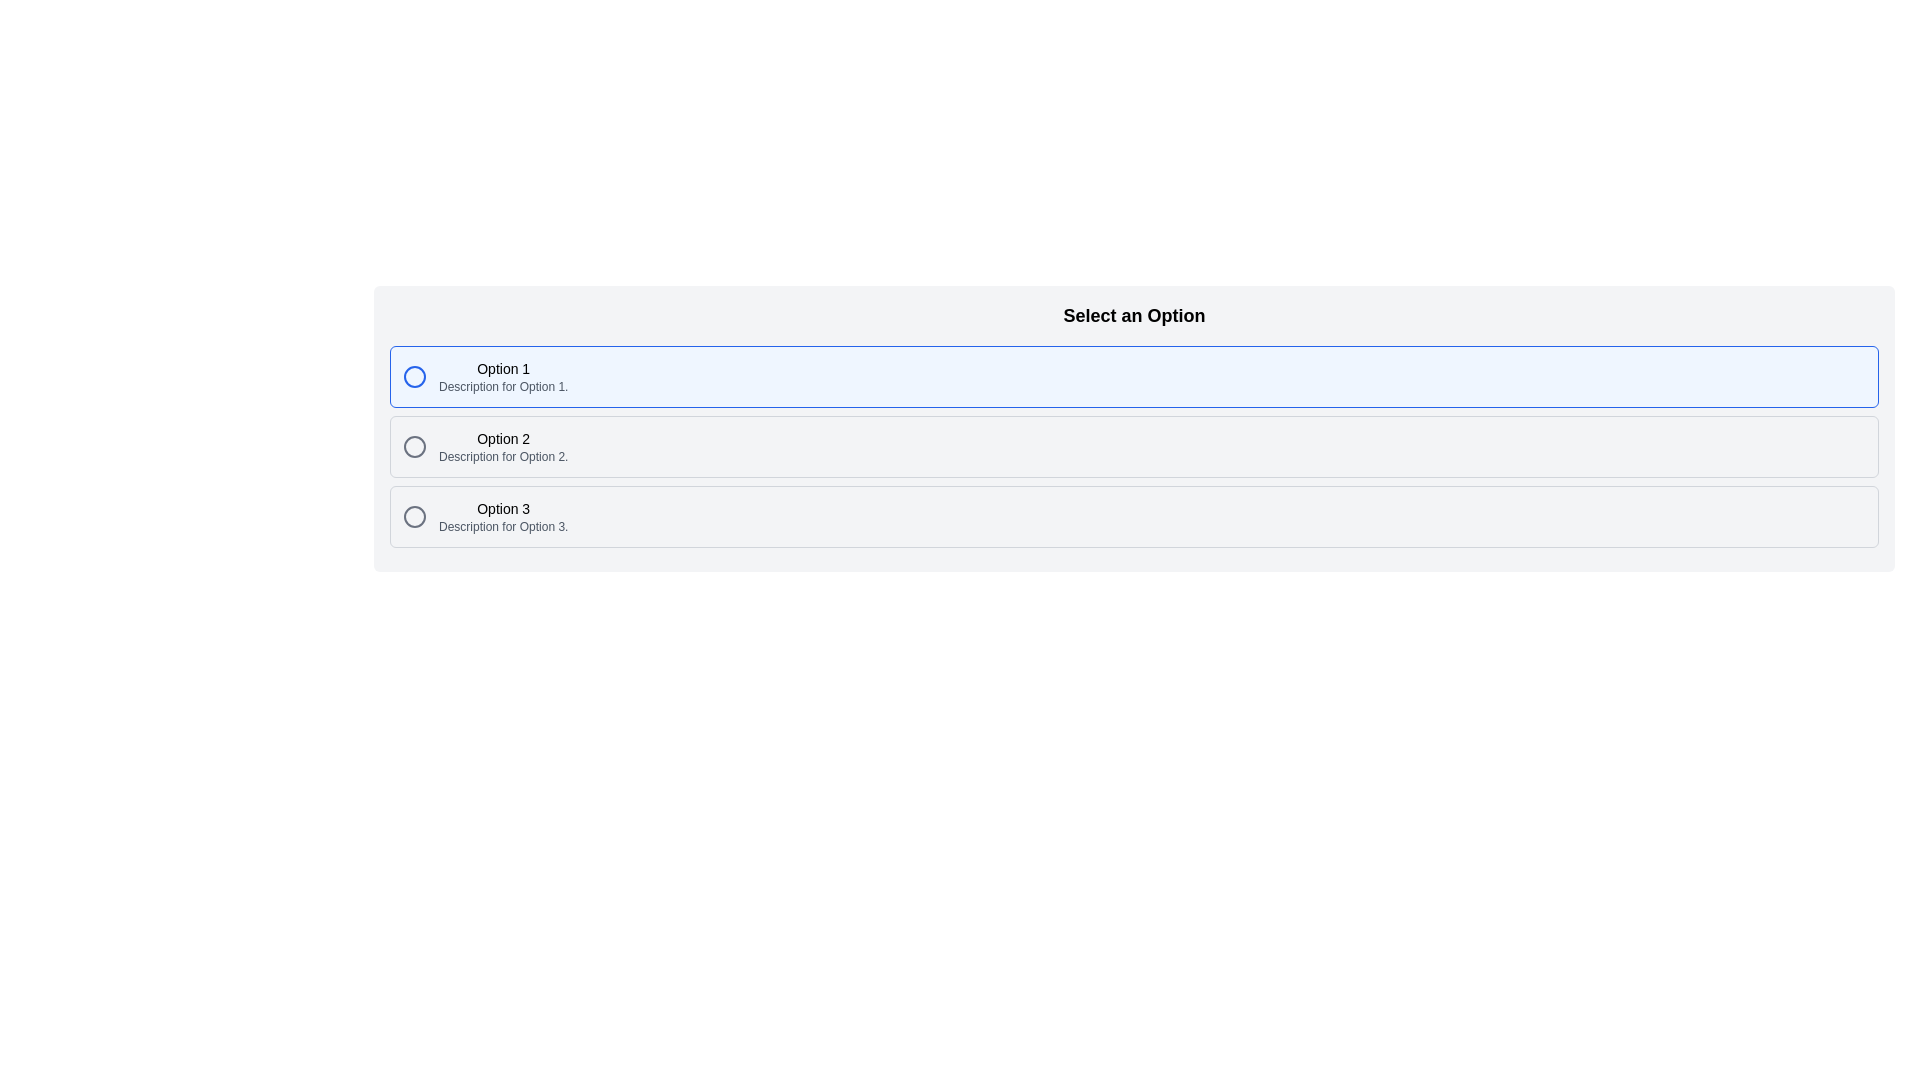 The image size is (1920, 1080). Describe the element at coordinates (413, 446) in the screenshot. I see `the radio button icon located to the left of the text 'Option 2'` at that location.